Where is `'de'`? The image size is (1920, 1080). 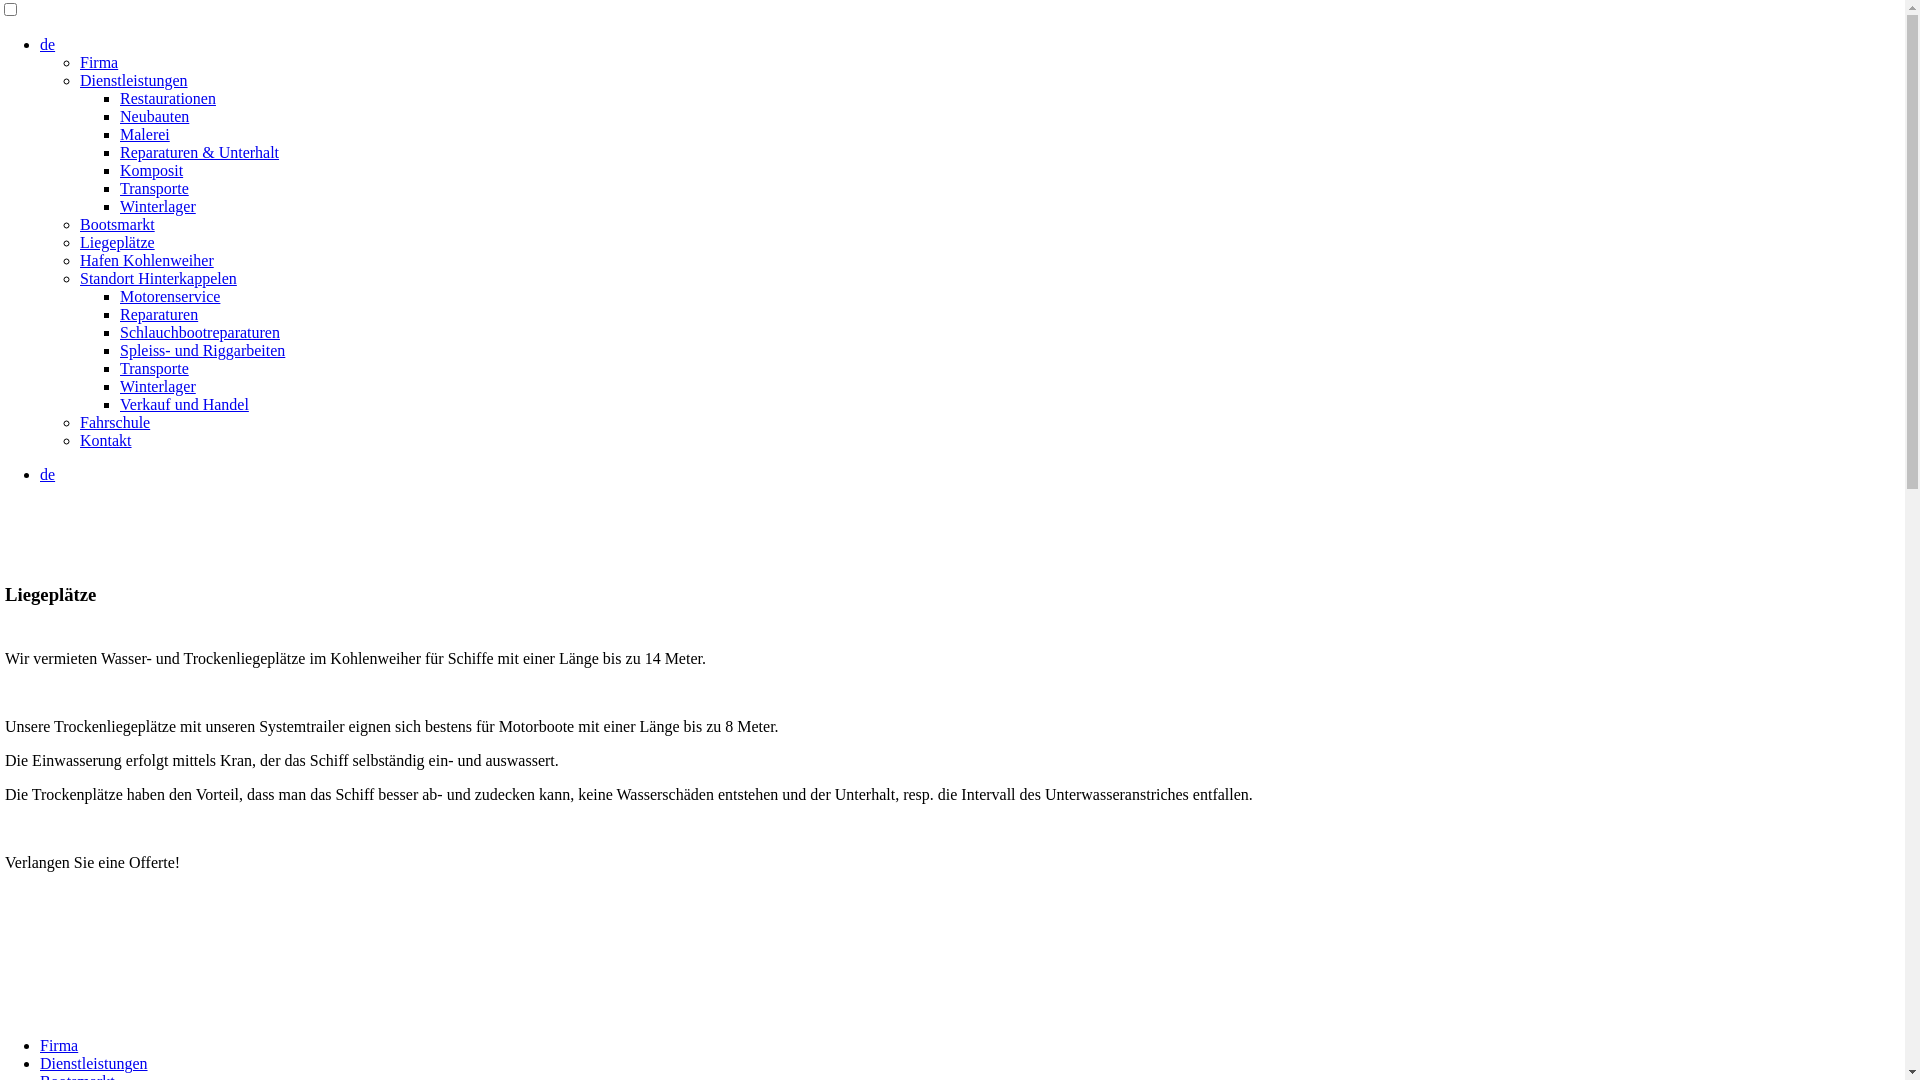
'de' is located at coordinates (47, 474).